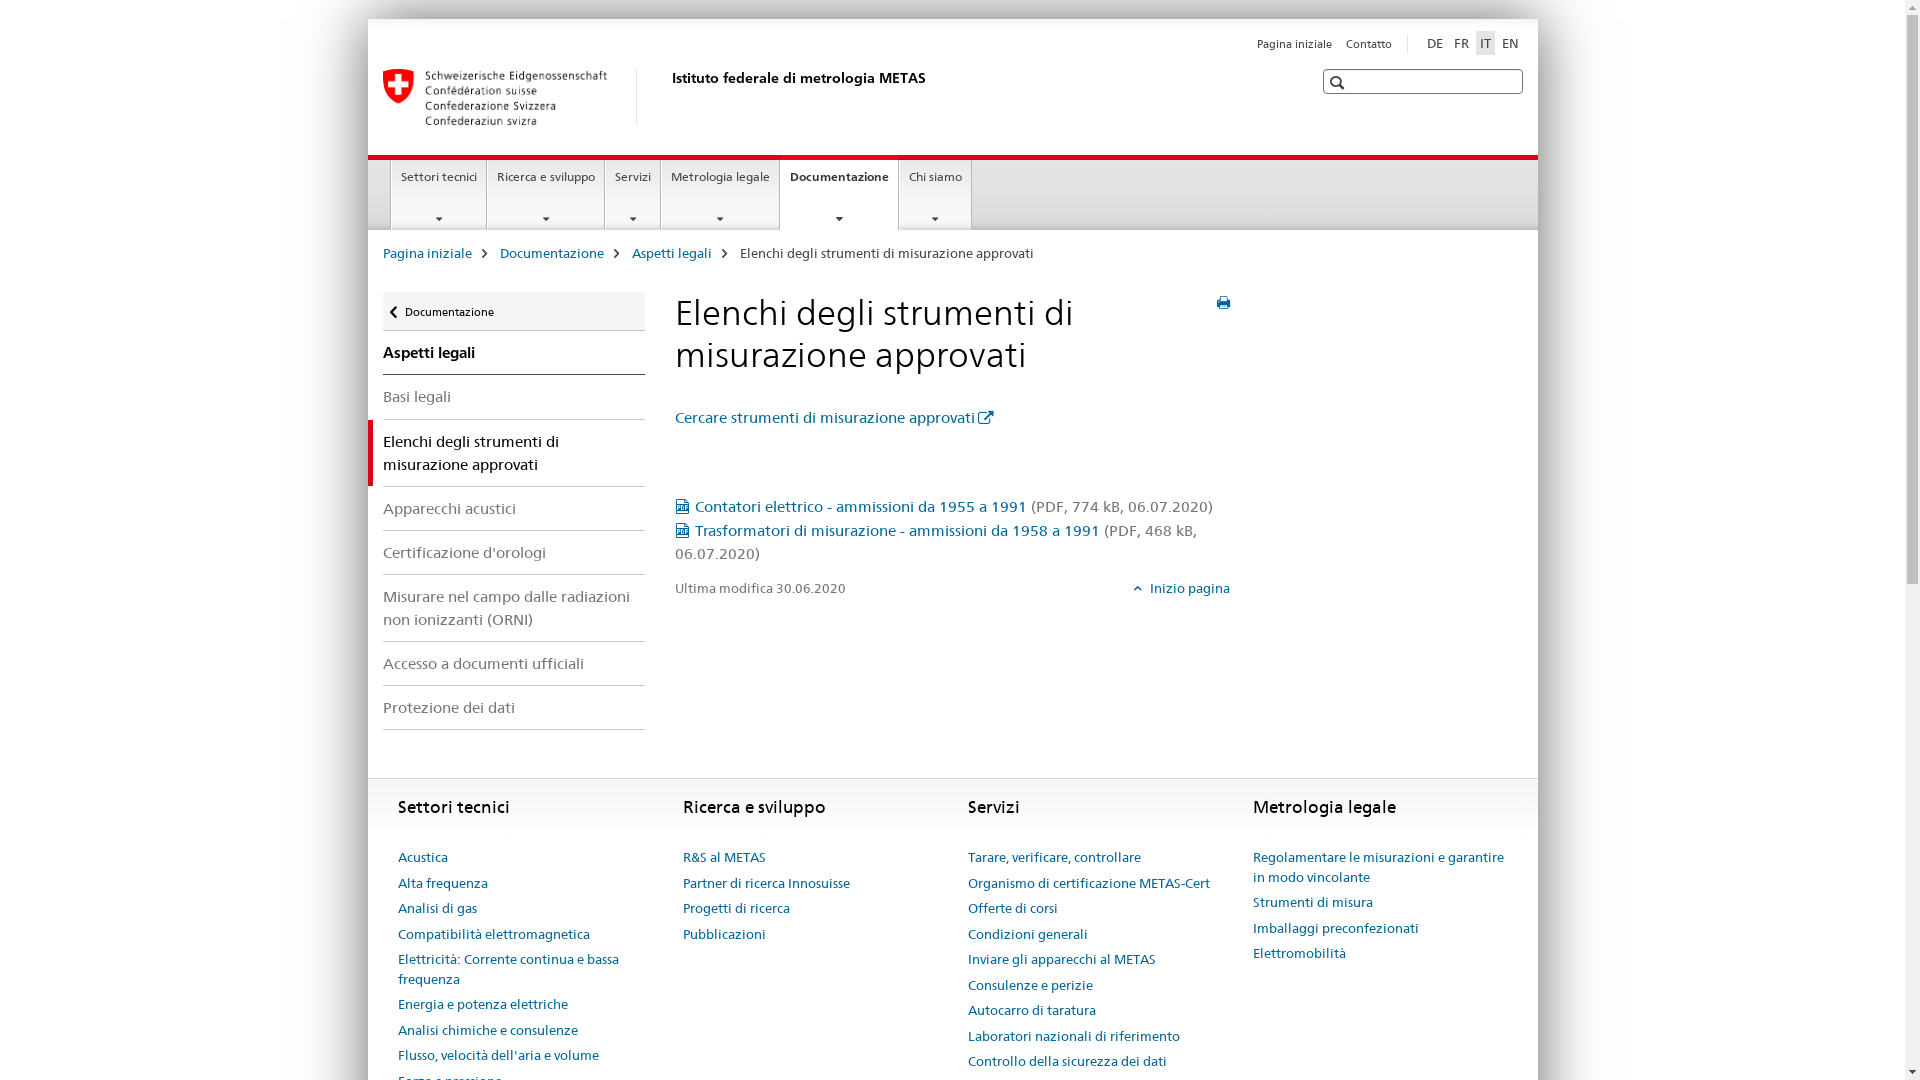 The height and width of the screenshot is (1080, 1920). Describe the element at coordinates (722, 934) in the screenshot. I see `'Pubblicazioni'` at that location.